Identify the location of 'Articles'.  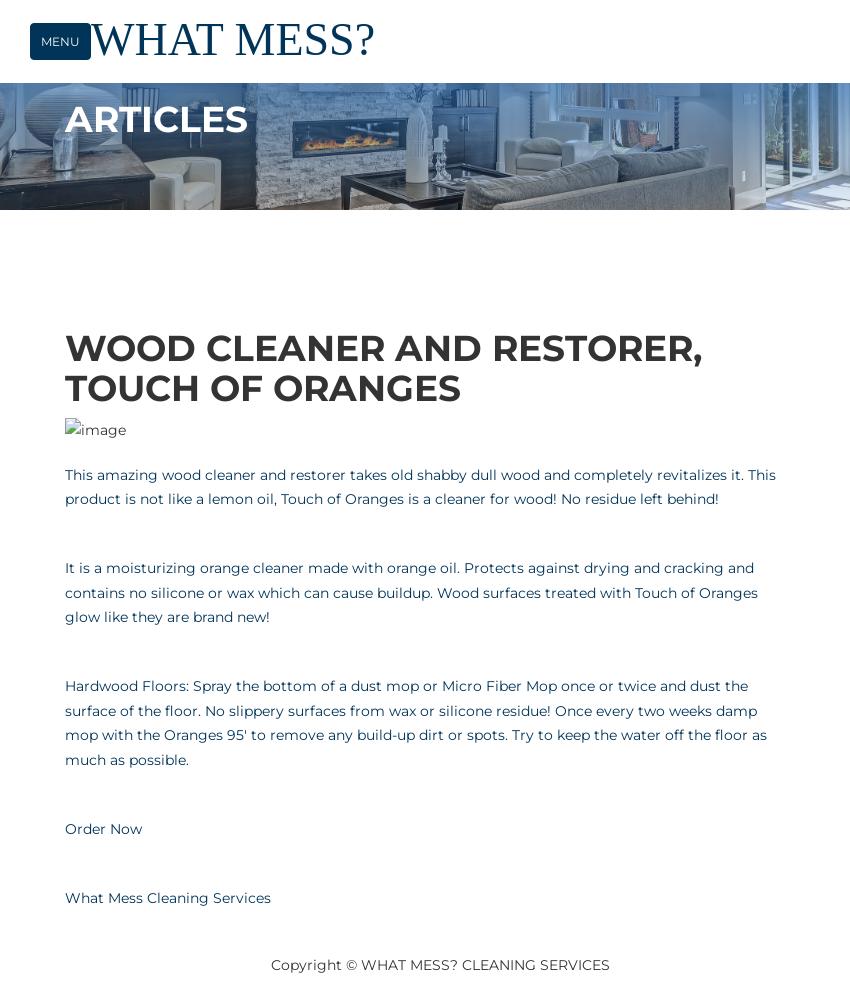
(156, 118).